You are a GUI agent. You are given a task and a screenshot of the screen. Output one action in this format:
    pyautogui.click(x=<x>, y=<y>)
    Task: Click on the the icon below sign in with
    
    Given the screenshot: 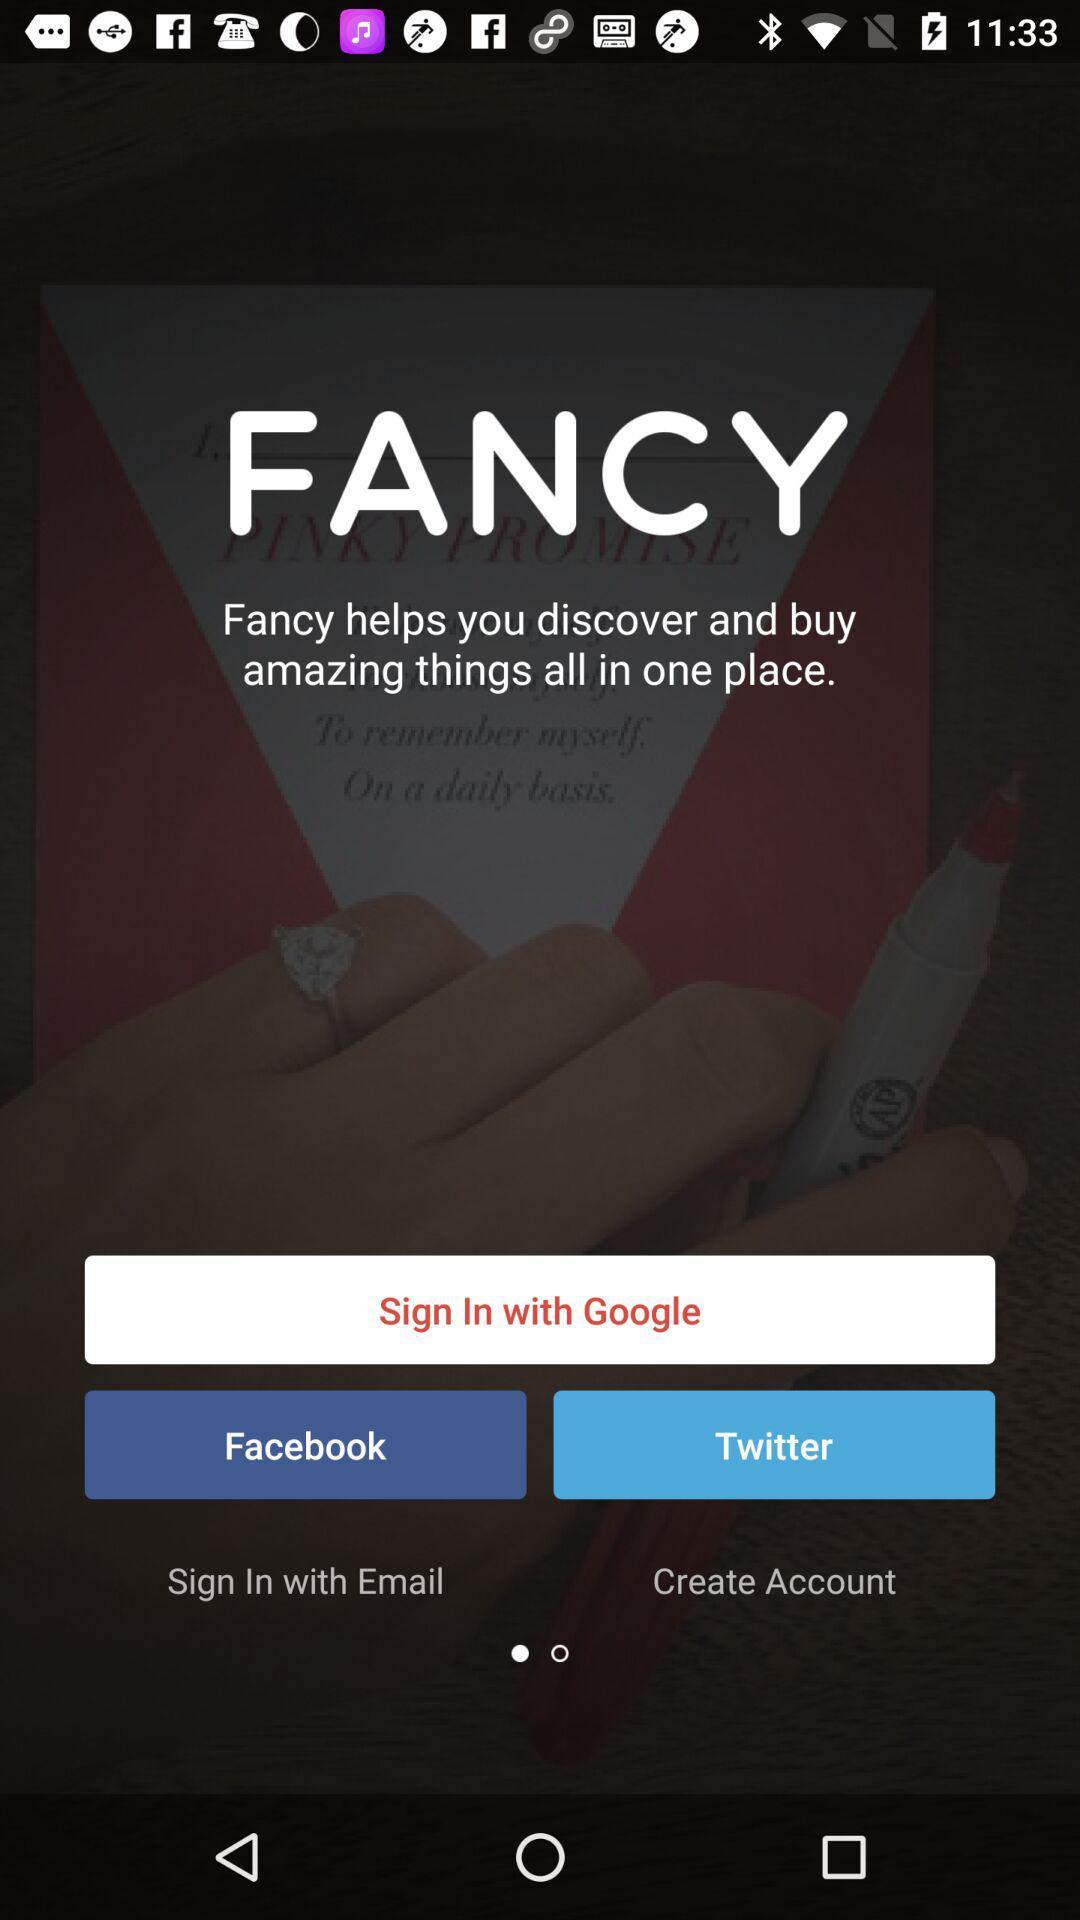 What is the action you would take?
    pyautogui.click(x=305, y=1444)
    